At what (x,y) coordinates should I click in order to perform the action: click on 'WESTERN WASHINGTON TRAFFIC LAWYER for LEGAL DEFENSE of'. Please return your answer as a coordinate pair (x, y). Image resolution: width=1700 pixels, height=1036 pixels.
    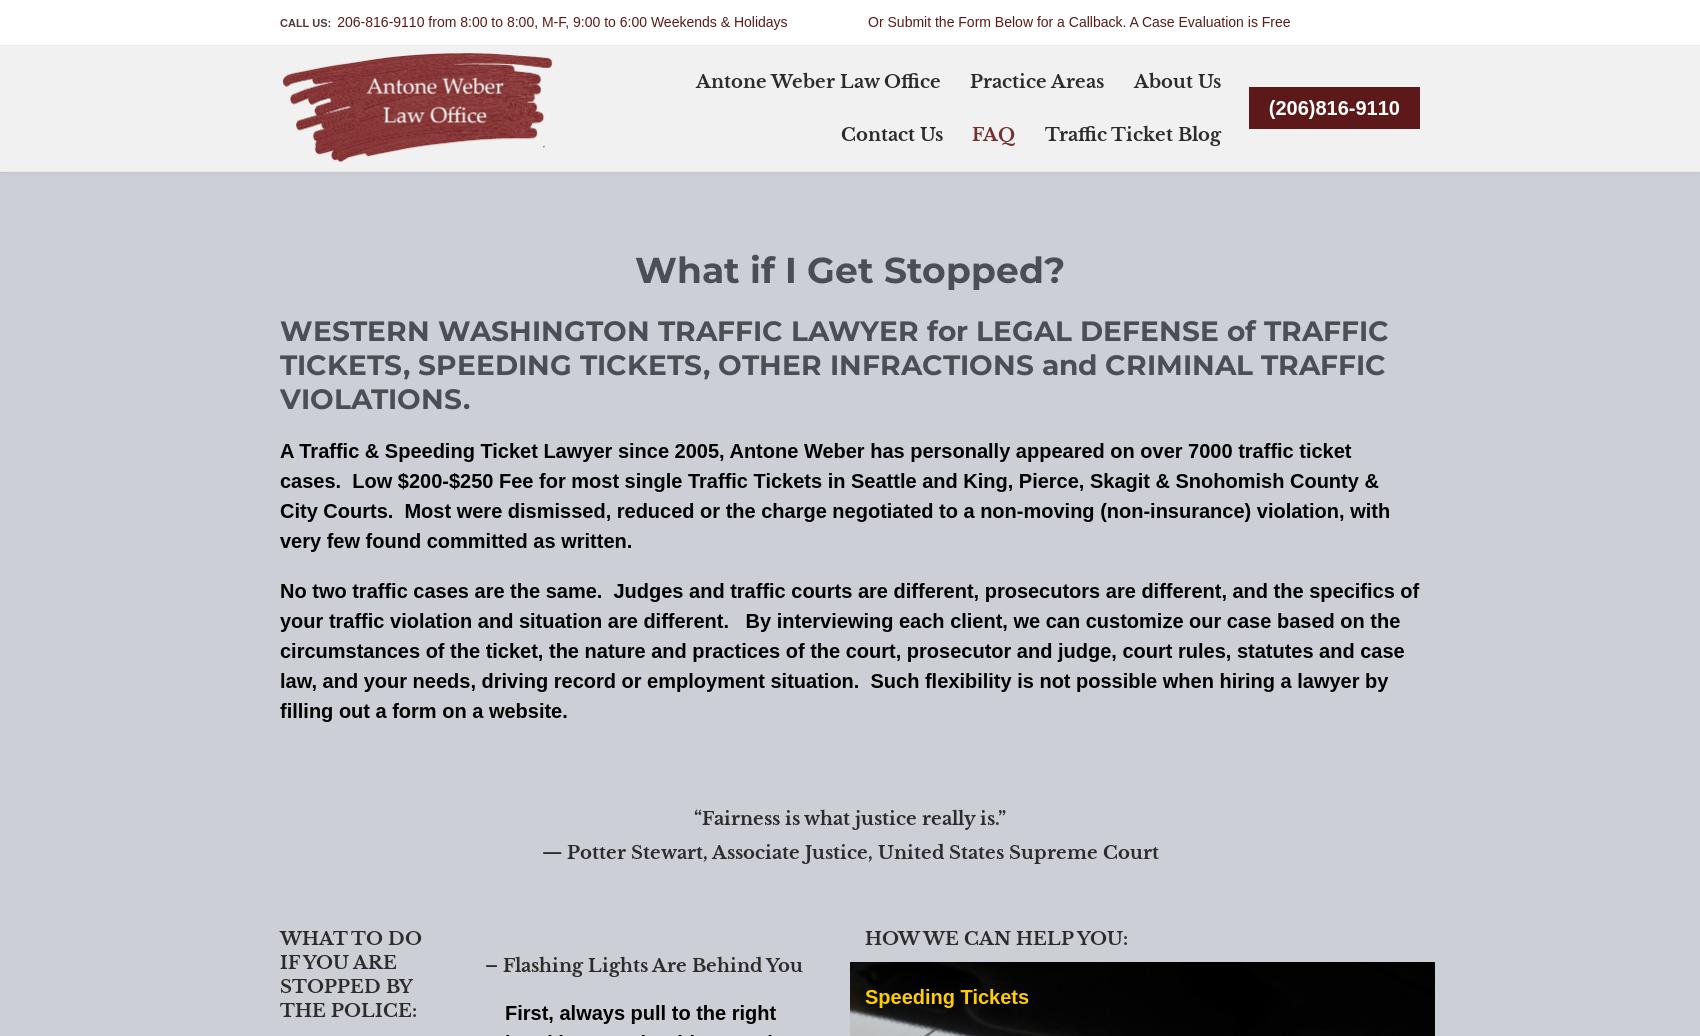
    Looking at the image, I should click on (770, 329).